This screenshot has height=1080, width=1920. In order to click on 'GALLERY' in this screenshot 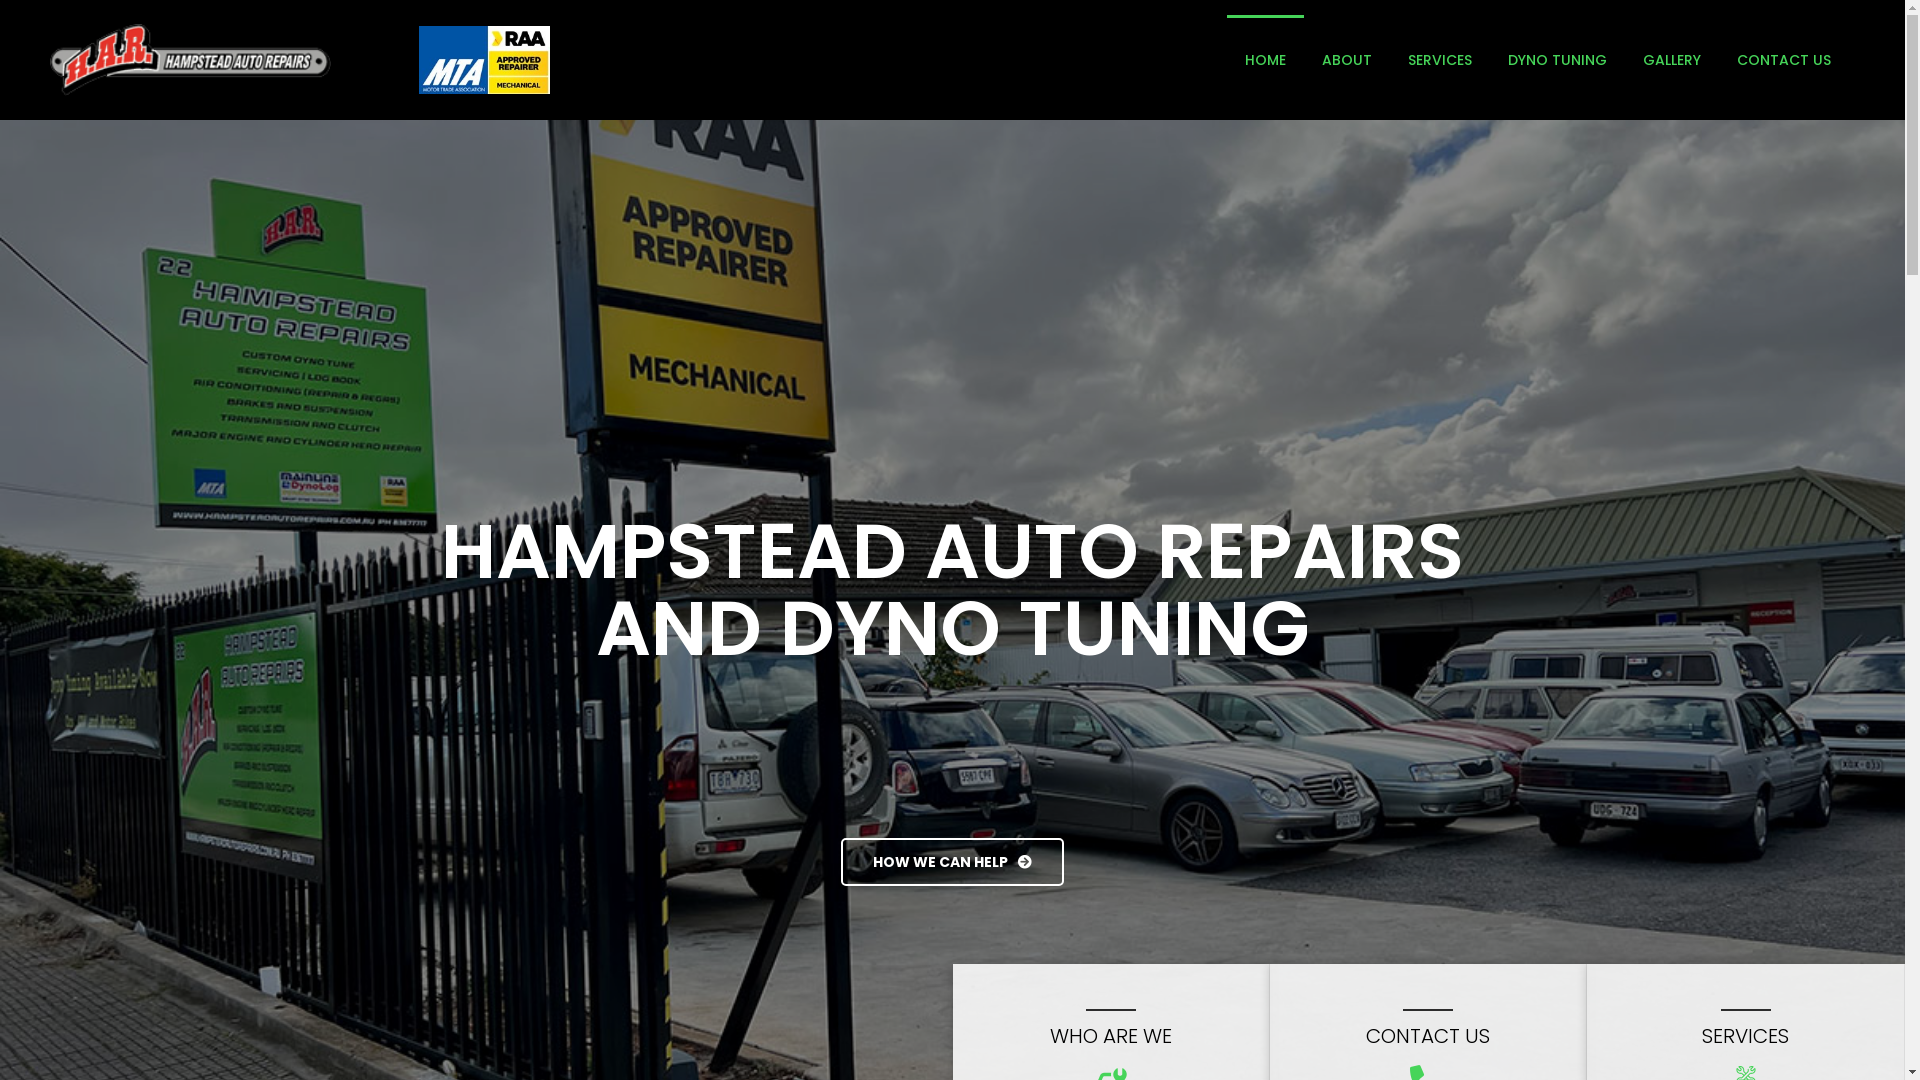, I will do `click(1671, 59)`.